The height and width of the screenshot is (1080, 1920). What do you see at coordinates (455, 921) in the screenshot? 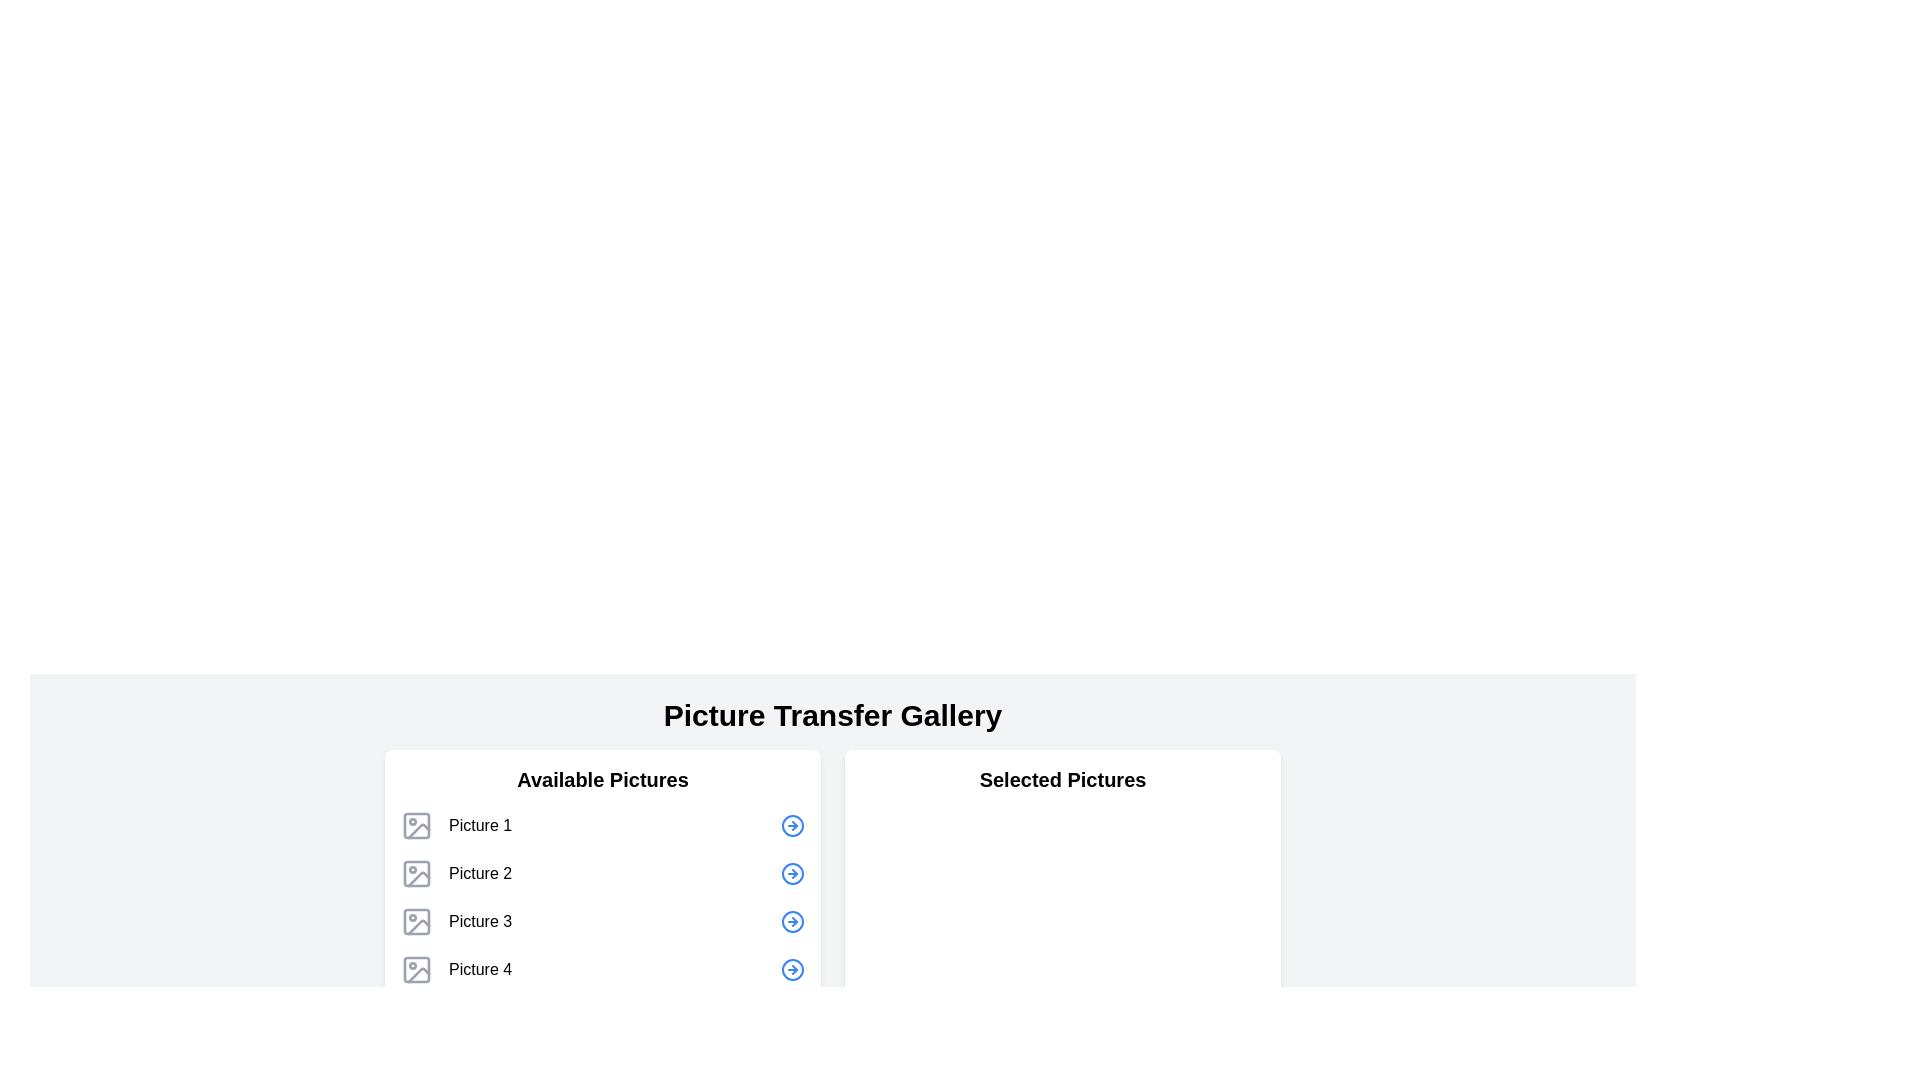
I see `the list item labeled 'Picture 3' which contains an icon of a picture frame and is located in the 'Available Pictures' column` at bounding box center [455, 921].